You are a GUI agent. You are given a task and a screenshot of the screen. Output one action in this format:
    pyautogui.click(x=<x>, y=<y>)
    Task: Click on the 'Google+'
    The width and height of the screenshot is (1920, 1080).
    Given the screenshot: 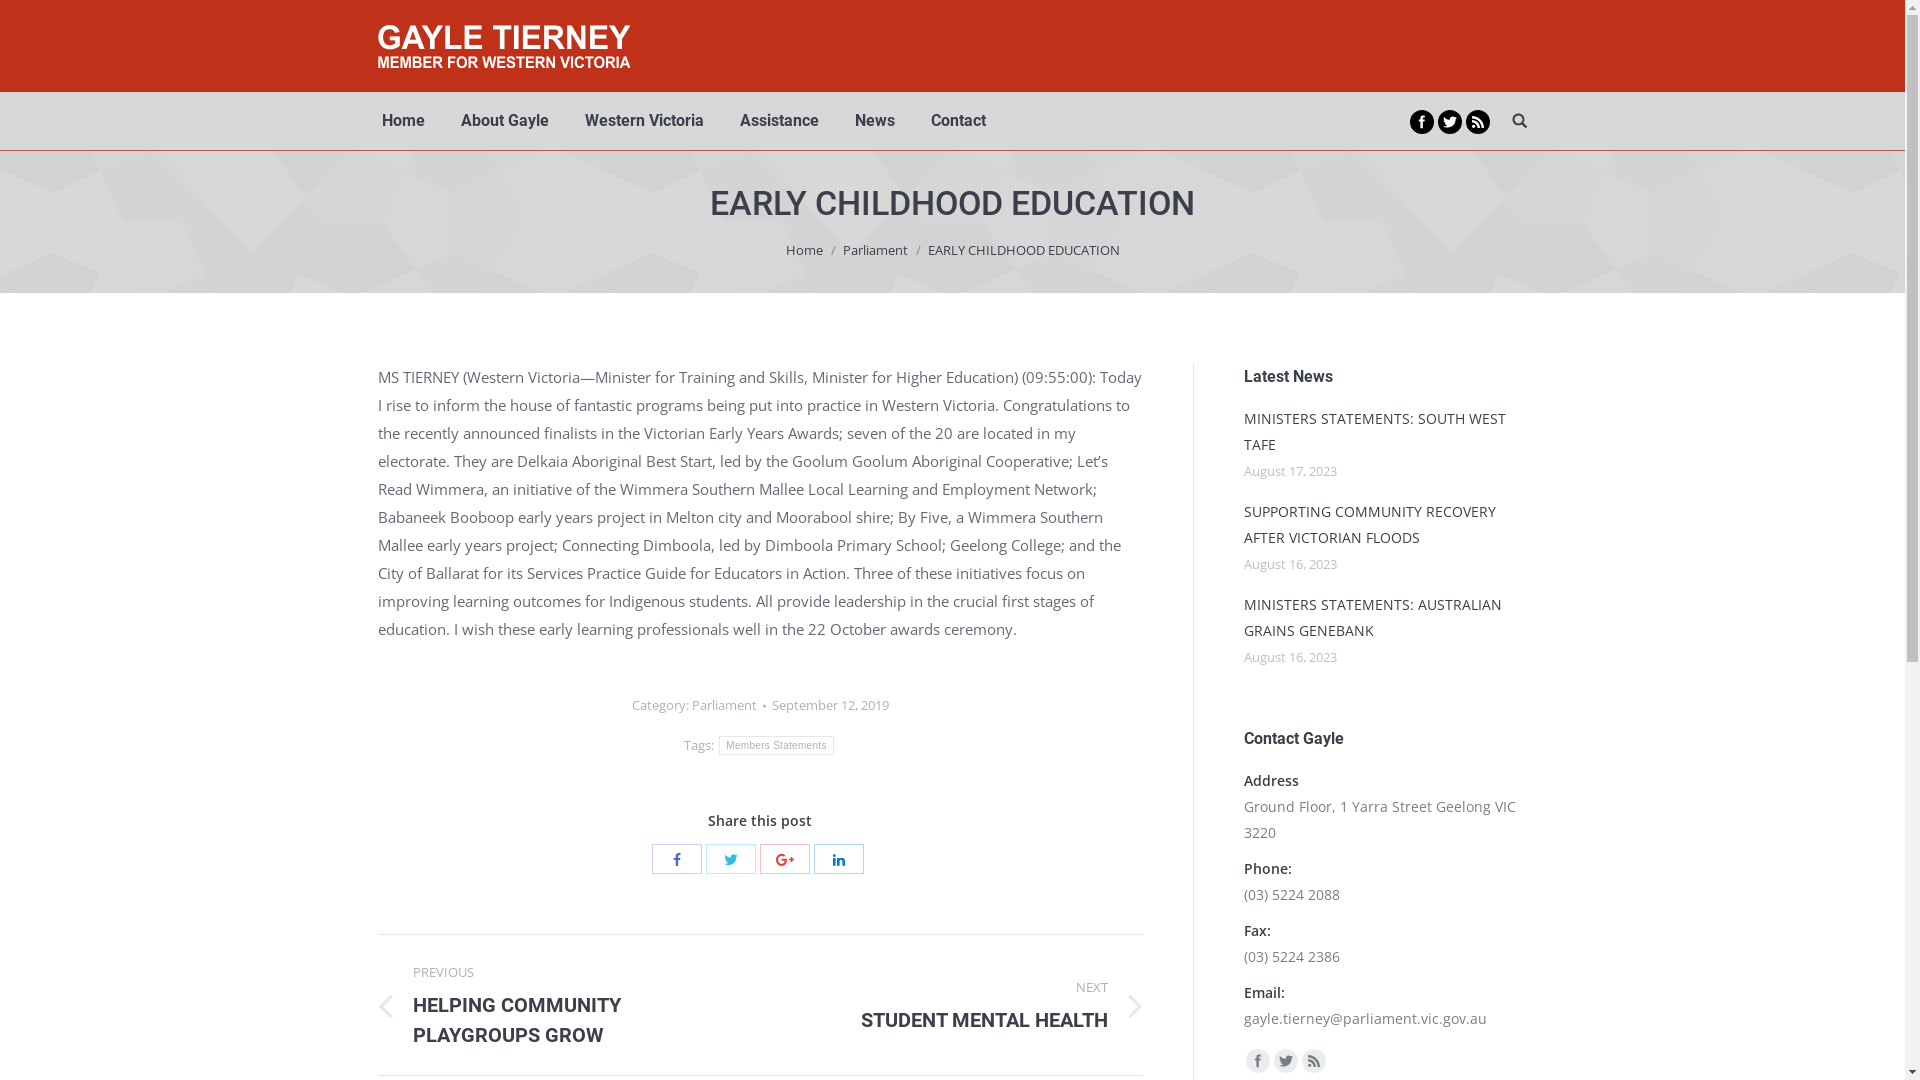 What is the action you would take?
    pyautogui.click(x=784, y=858)
    